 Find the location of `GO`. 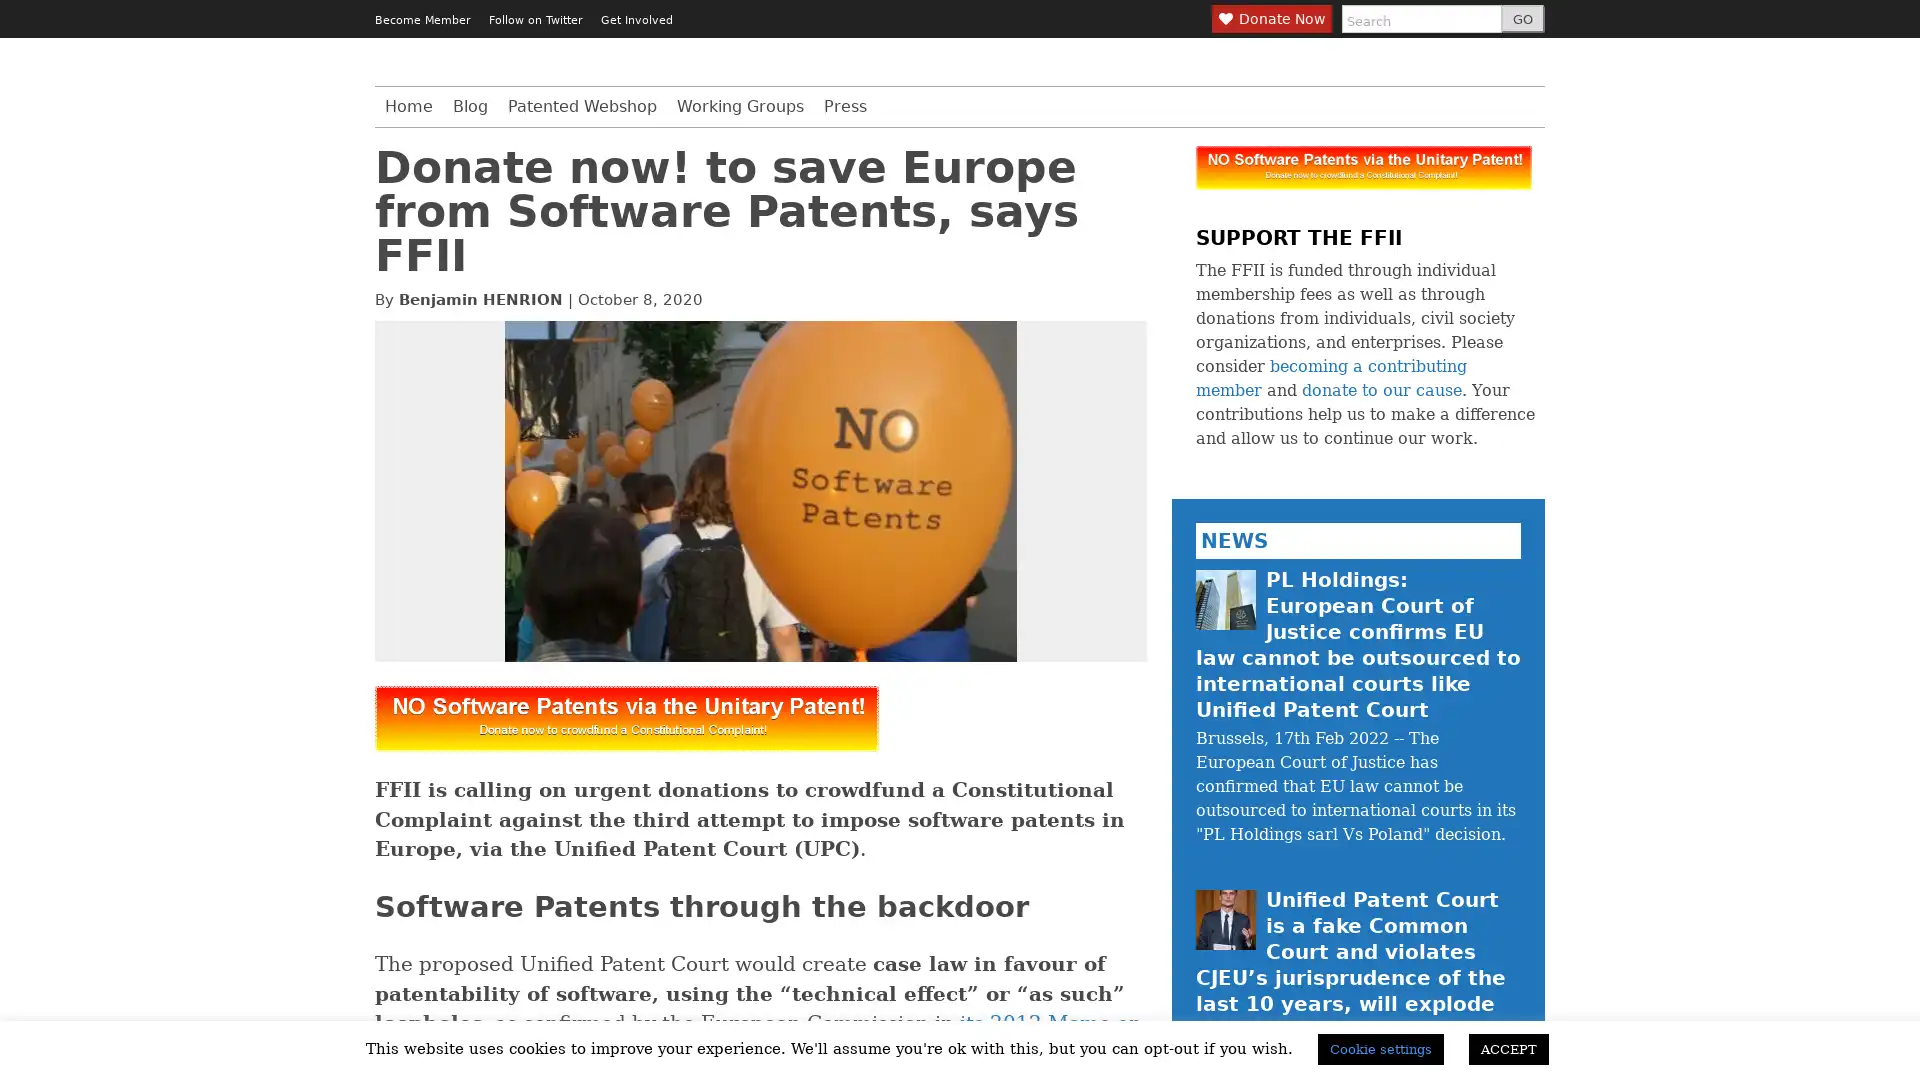

GO is located at coordinates (1521, 19).